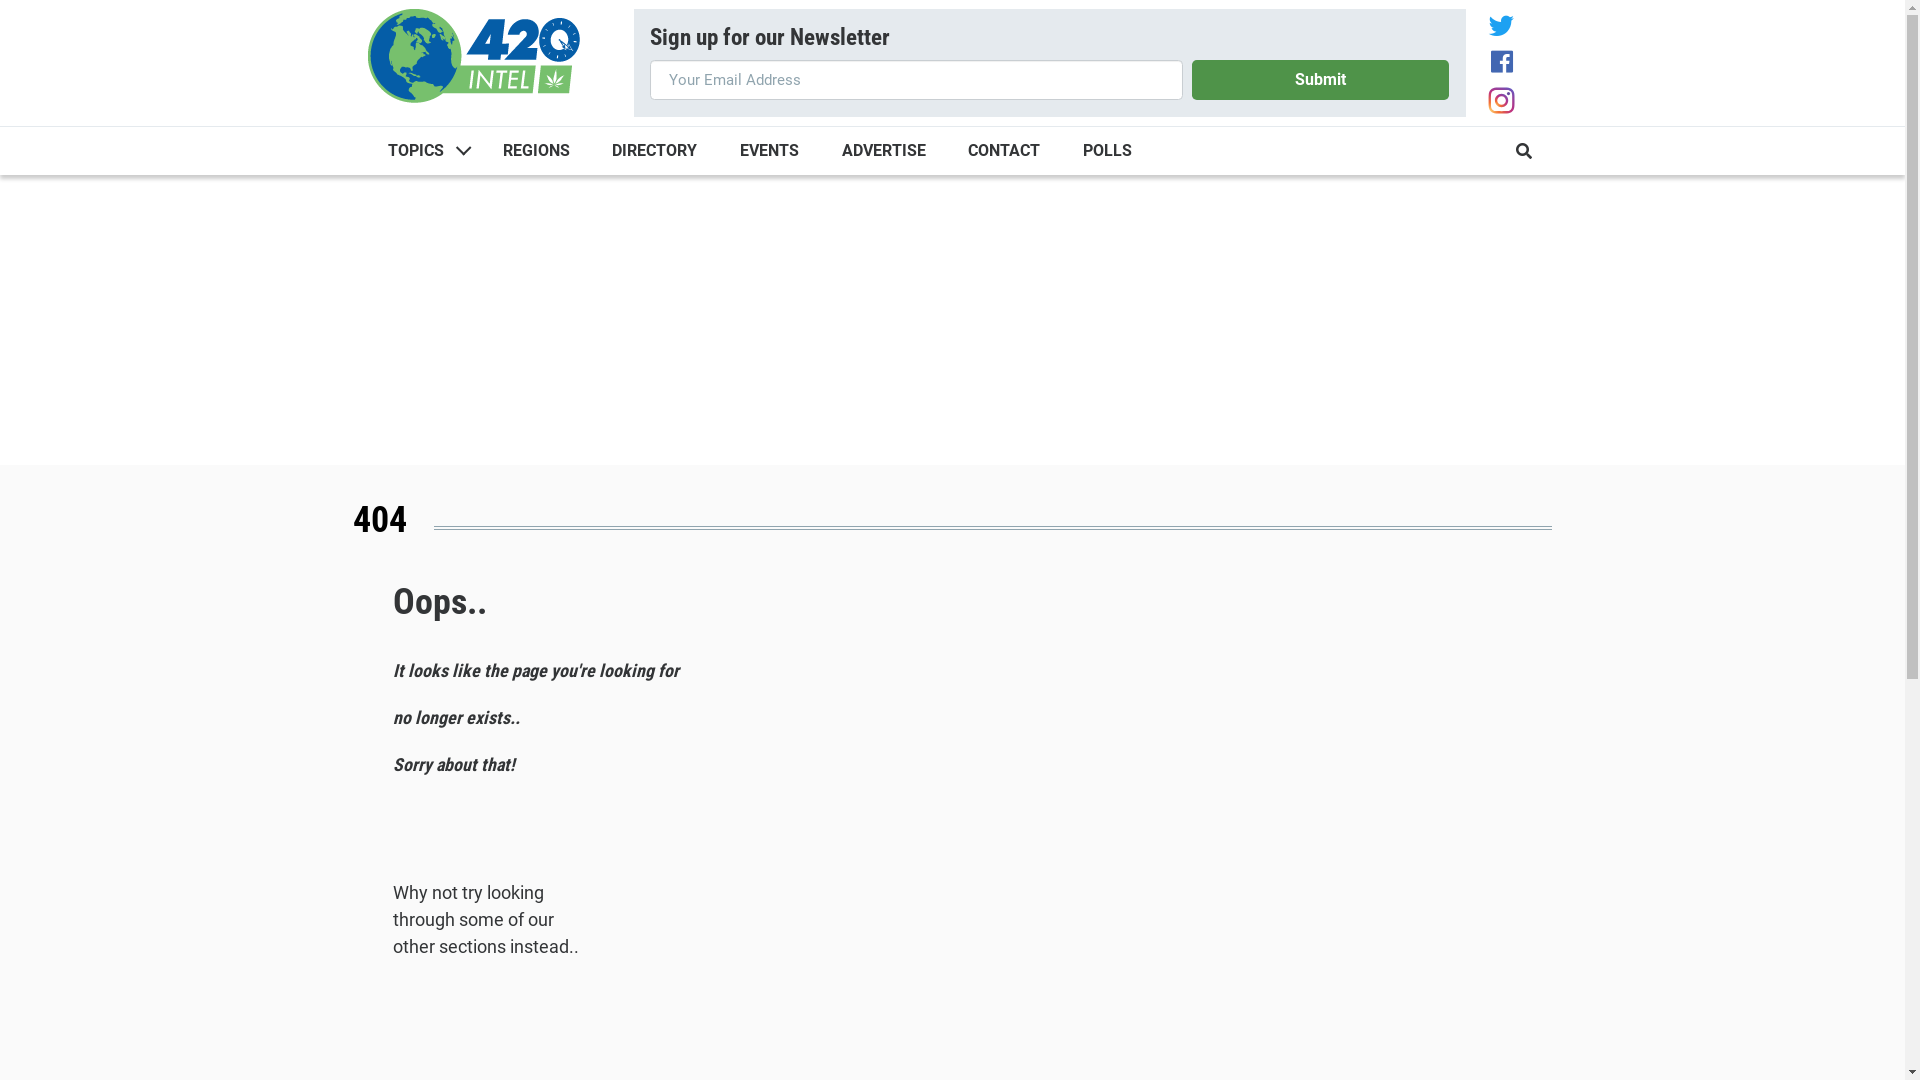 The image size is (1920, 1080). Describe the element at coordinates (1511, 149) in the screenshot. I see `'Search'` at that location.